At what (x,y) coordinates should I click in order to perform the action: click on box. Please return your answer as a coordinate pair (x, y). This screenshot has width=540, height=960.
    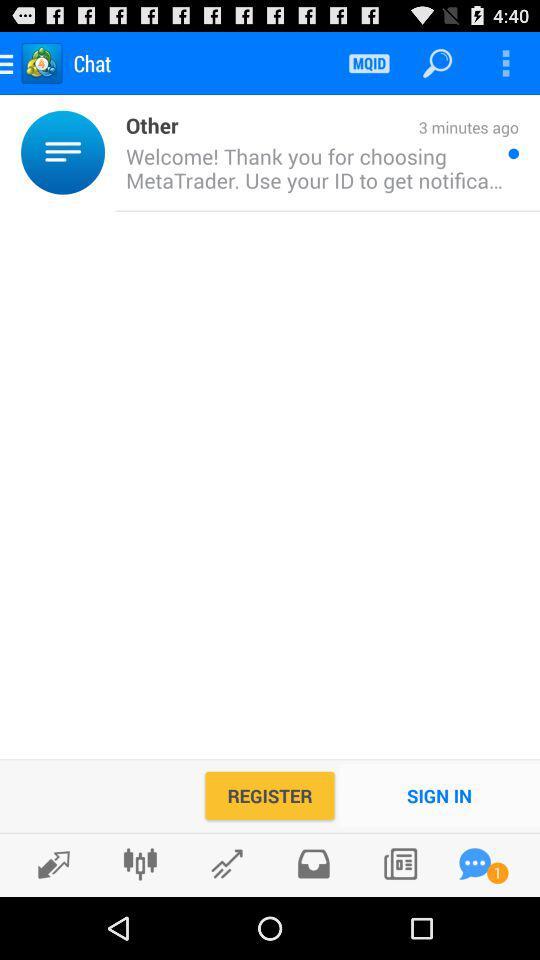
    Looking at the image, I should click on (313, 863).